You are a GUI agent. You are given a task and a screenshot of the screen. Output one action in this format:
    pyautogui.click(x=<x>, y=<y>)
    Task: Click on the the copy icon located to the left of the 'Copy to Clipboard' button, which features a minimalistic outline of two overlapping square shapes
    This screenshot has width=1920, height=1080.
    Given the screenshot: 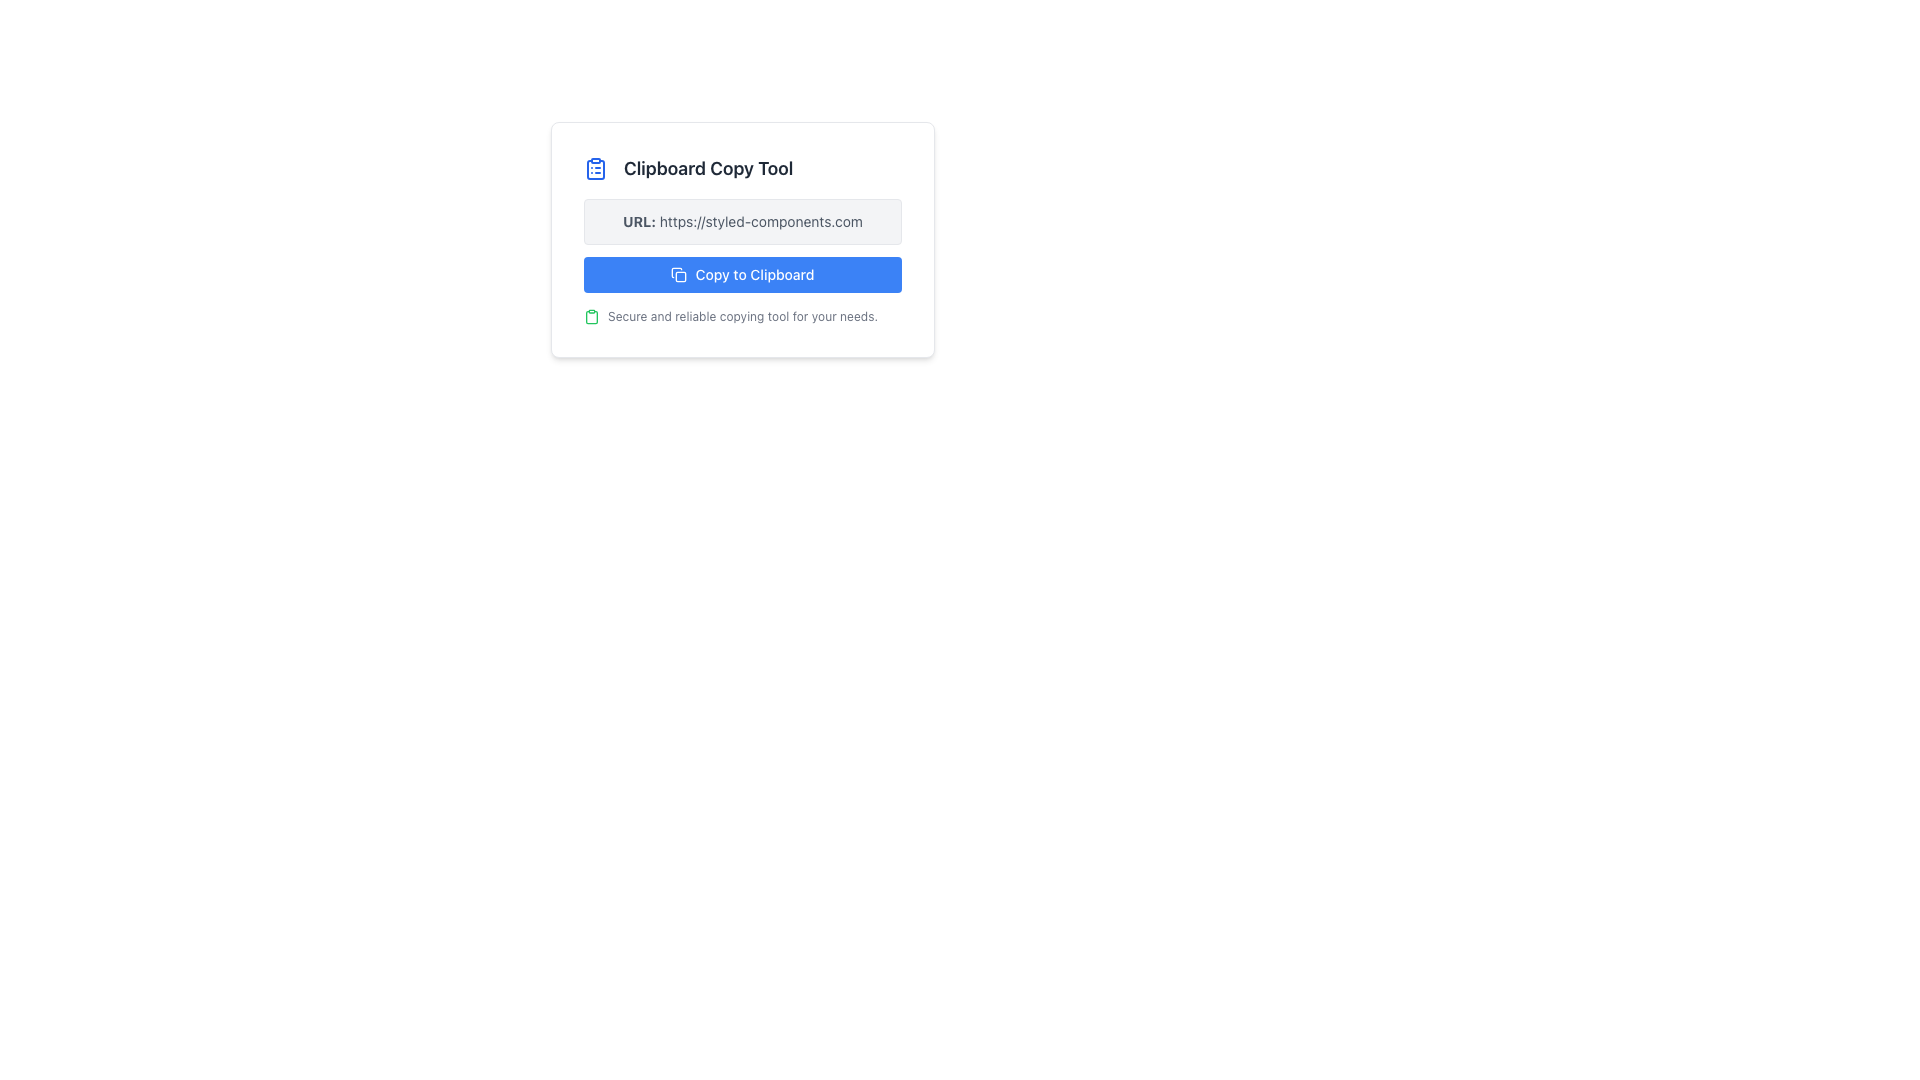 What is the action you would take?
    pyautogui.click(x=679, y=274)
    